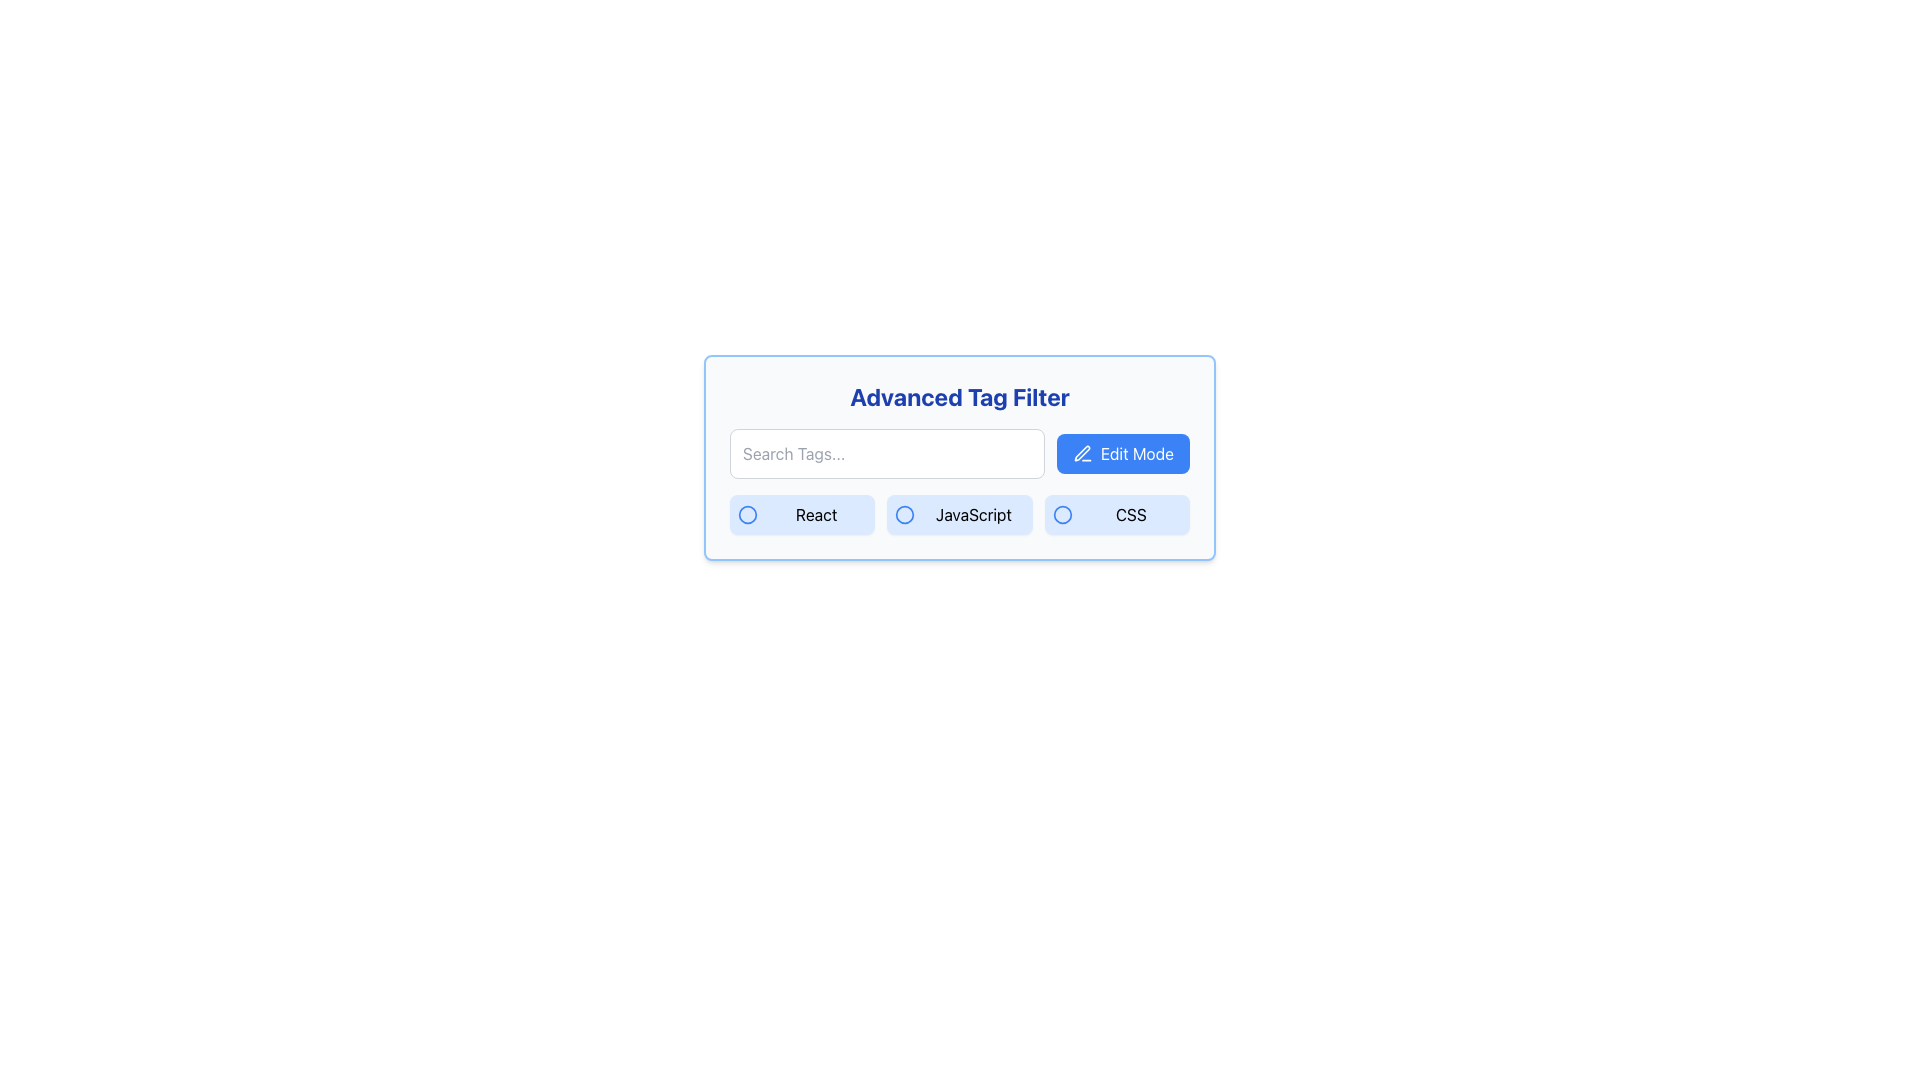  Describe the element at coordinates (1061, 514) in the screenshot. I see `the circular icon located to the left of the text 'CSS'` at that location.